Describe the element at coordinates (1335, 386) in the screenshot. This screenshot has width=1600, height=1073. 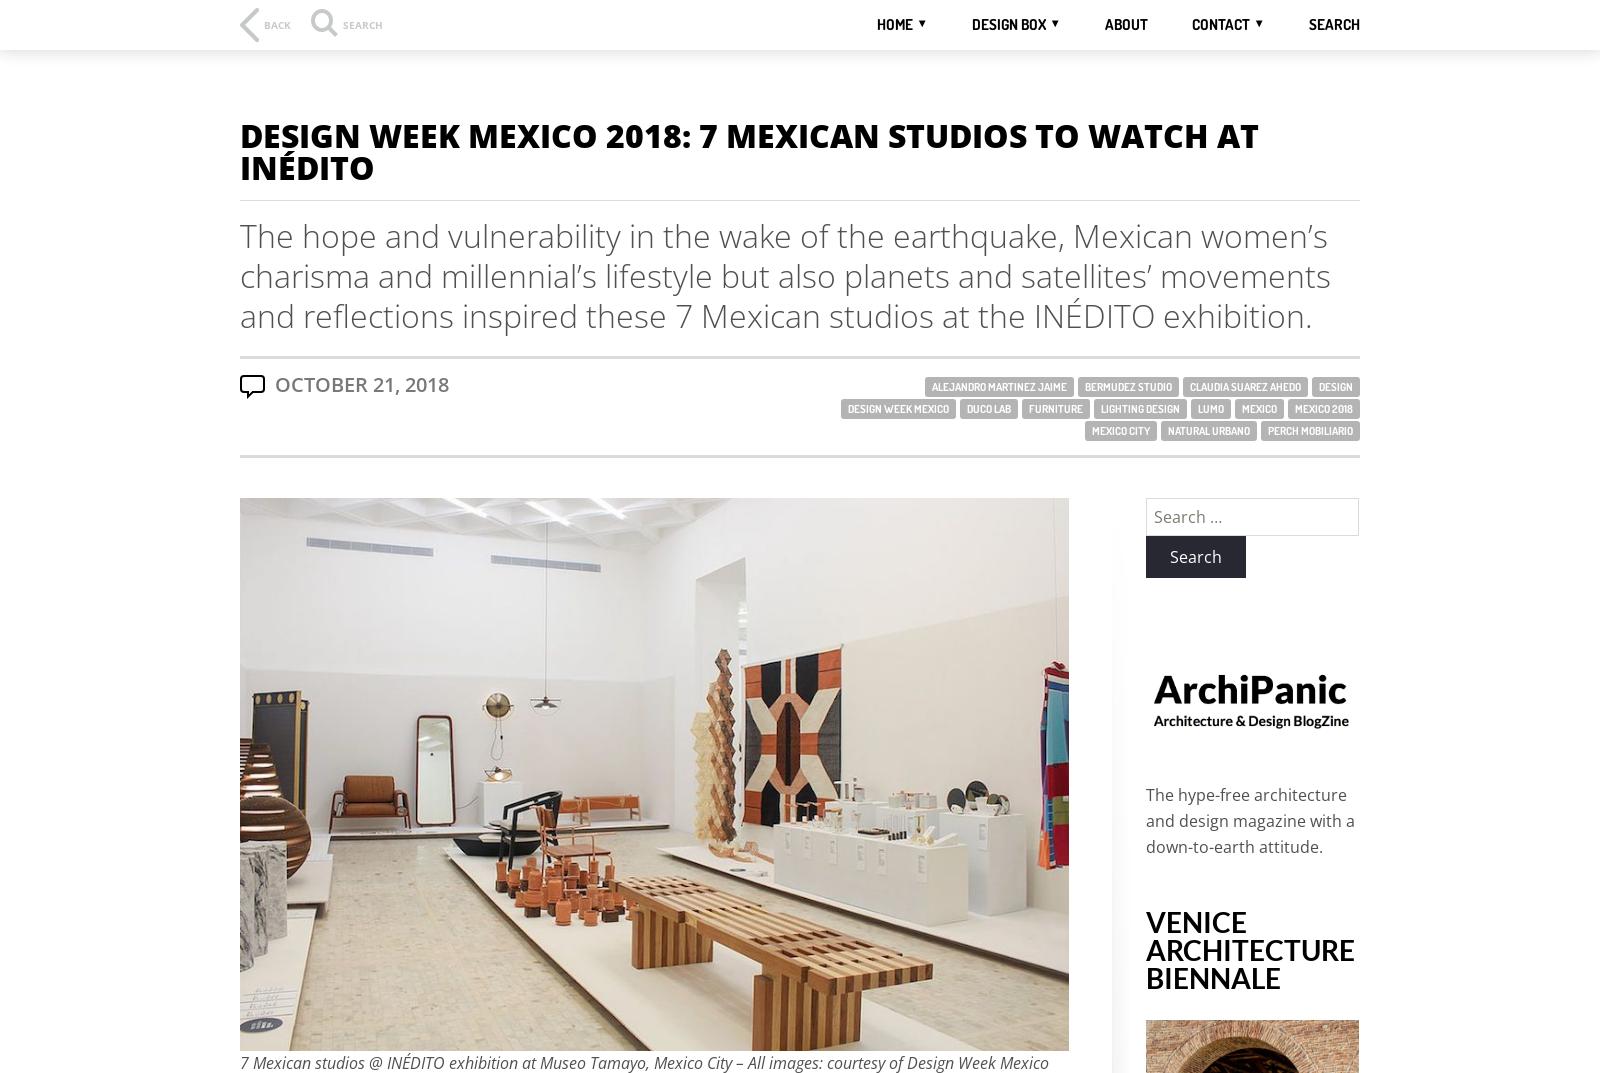
I see `'Design'` at that location.